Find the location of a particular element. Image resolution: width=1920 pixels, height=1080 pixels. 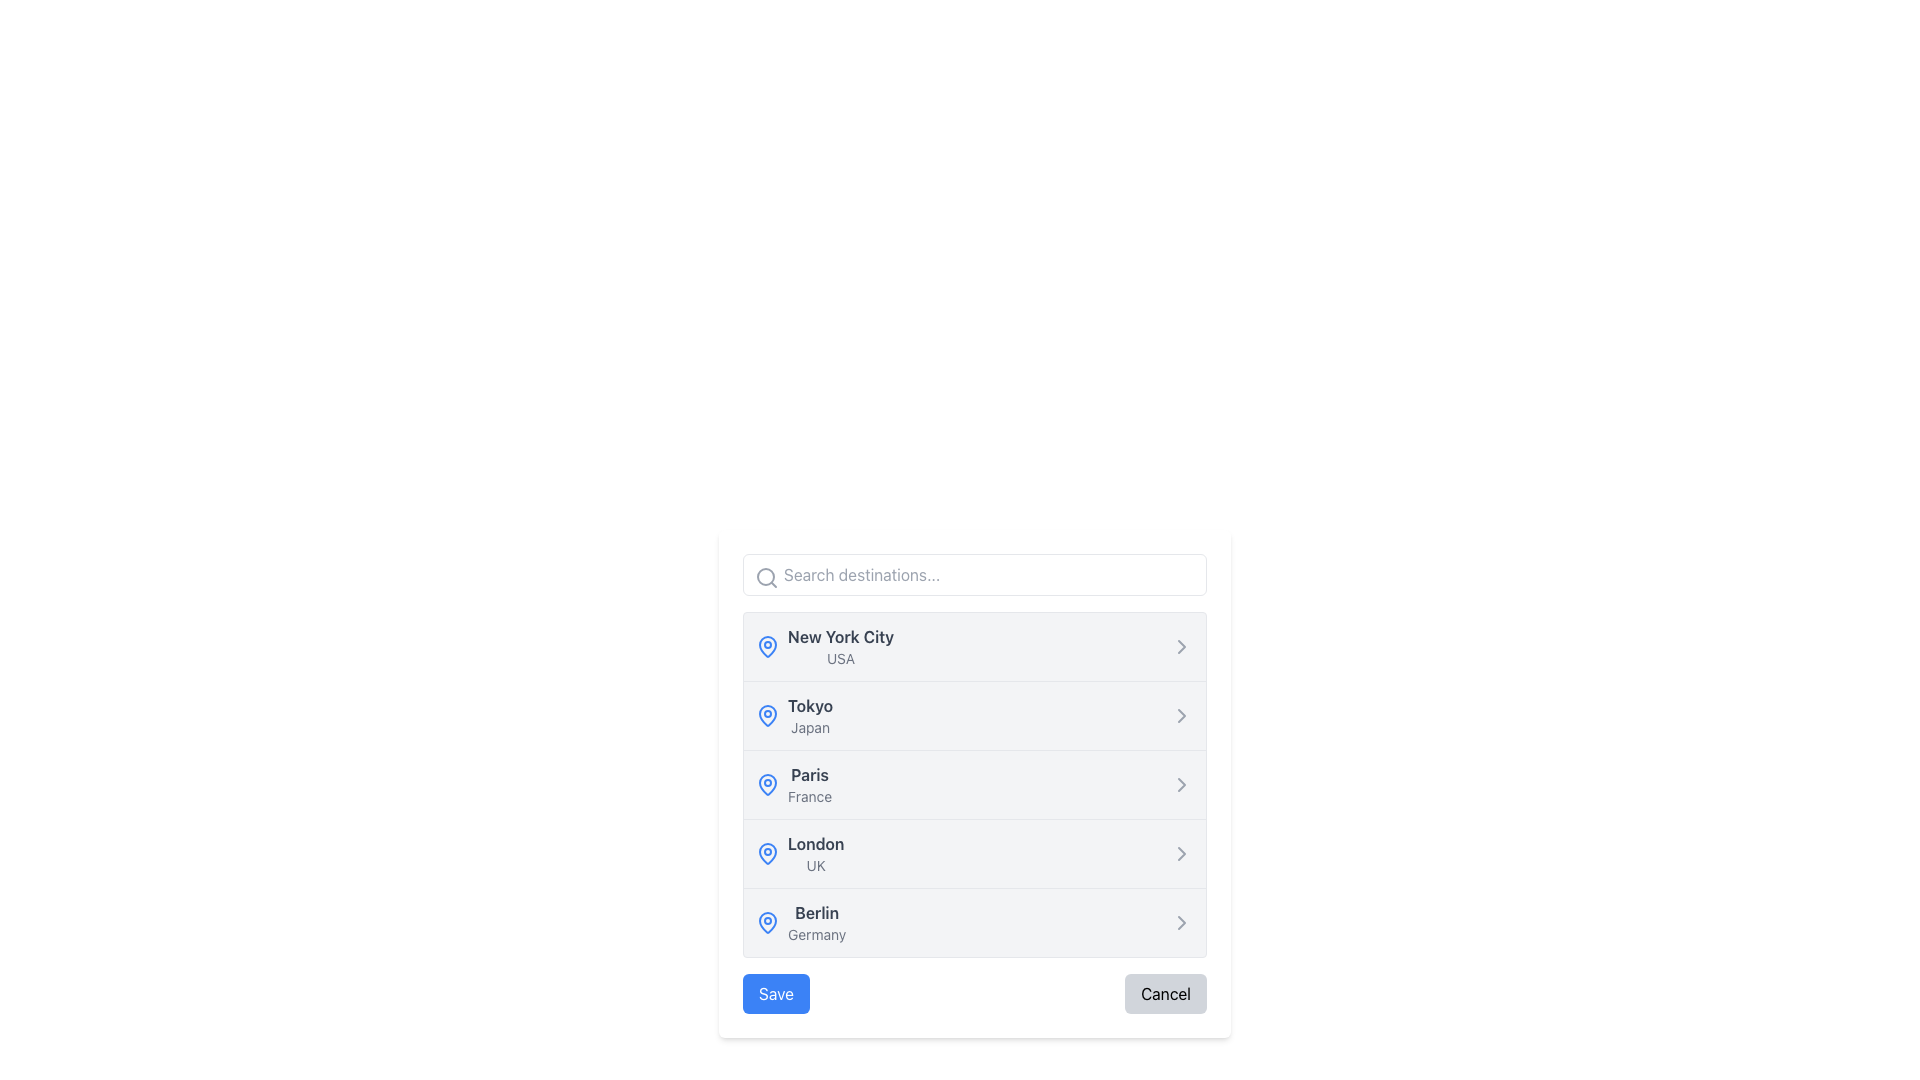

the blue outlined location pin icon adjacent to the text 'Paris' in the list of locations is located at coordinates (767, 784).